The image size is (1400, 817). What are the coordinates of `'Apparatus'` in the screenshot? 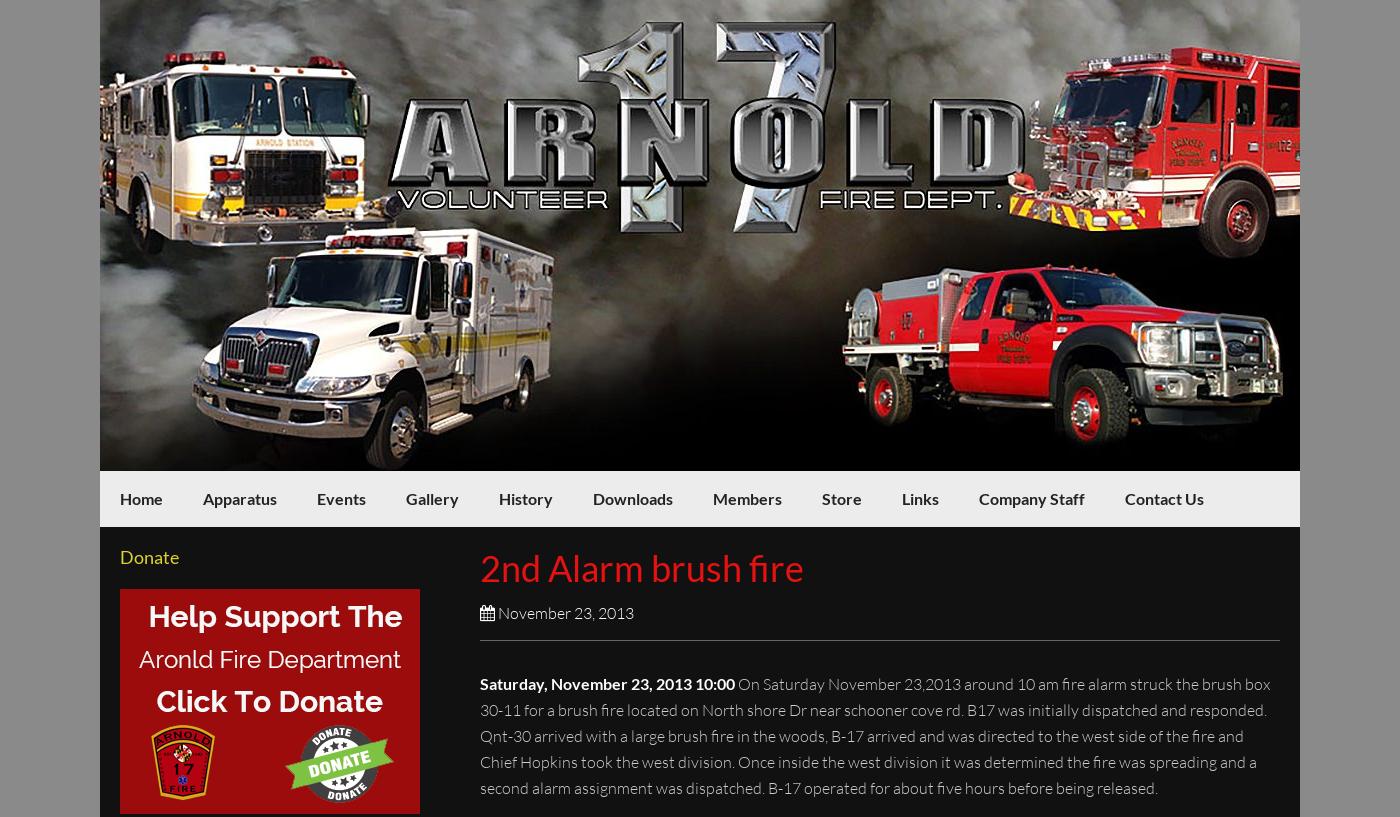 It's located at (239, 497).